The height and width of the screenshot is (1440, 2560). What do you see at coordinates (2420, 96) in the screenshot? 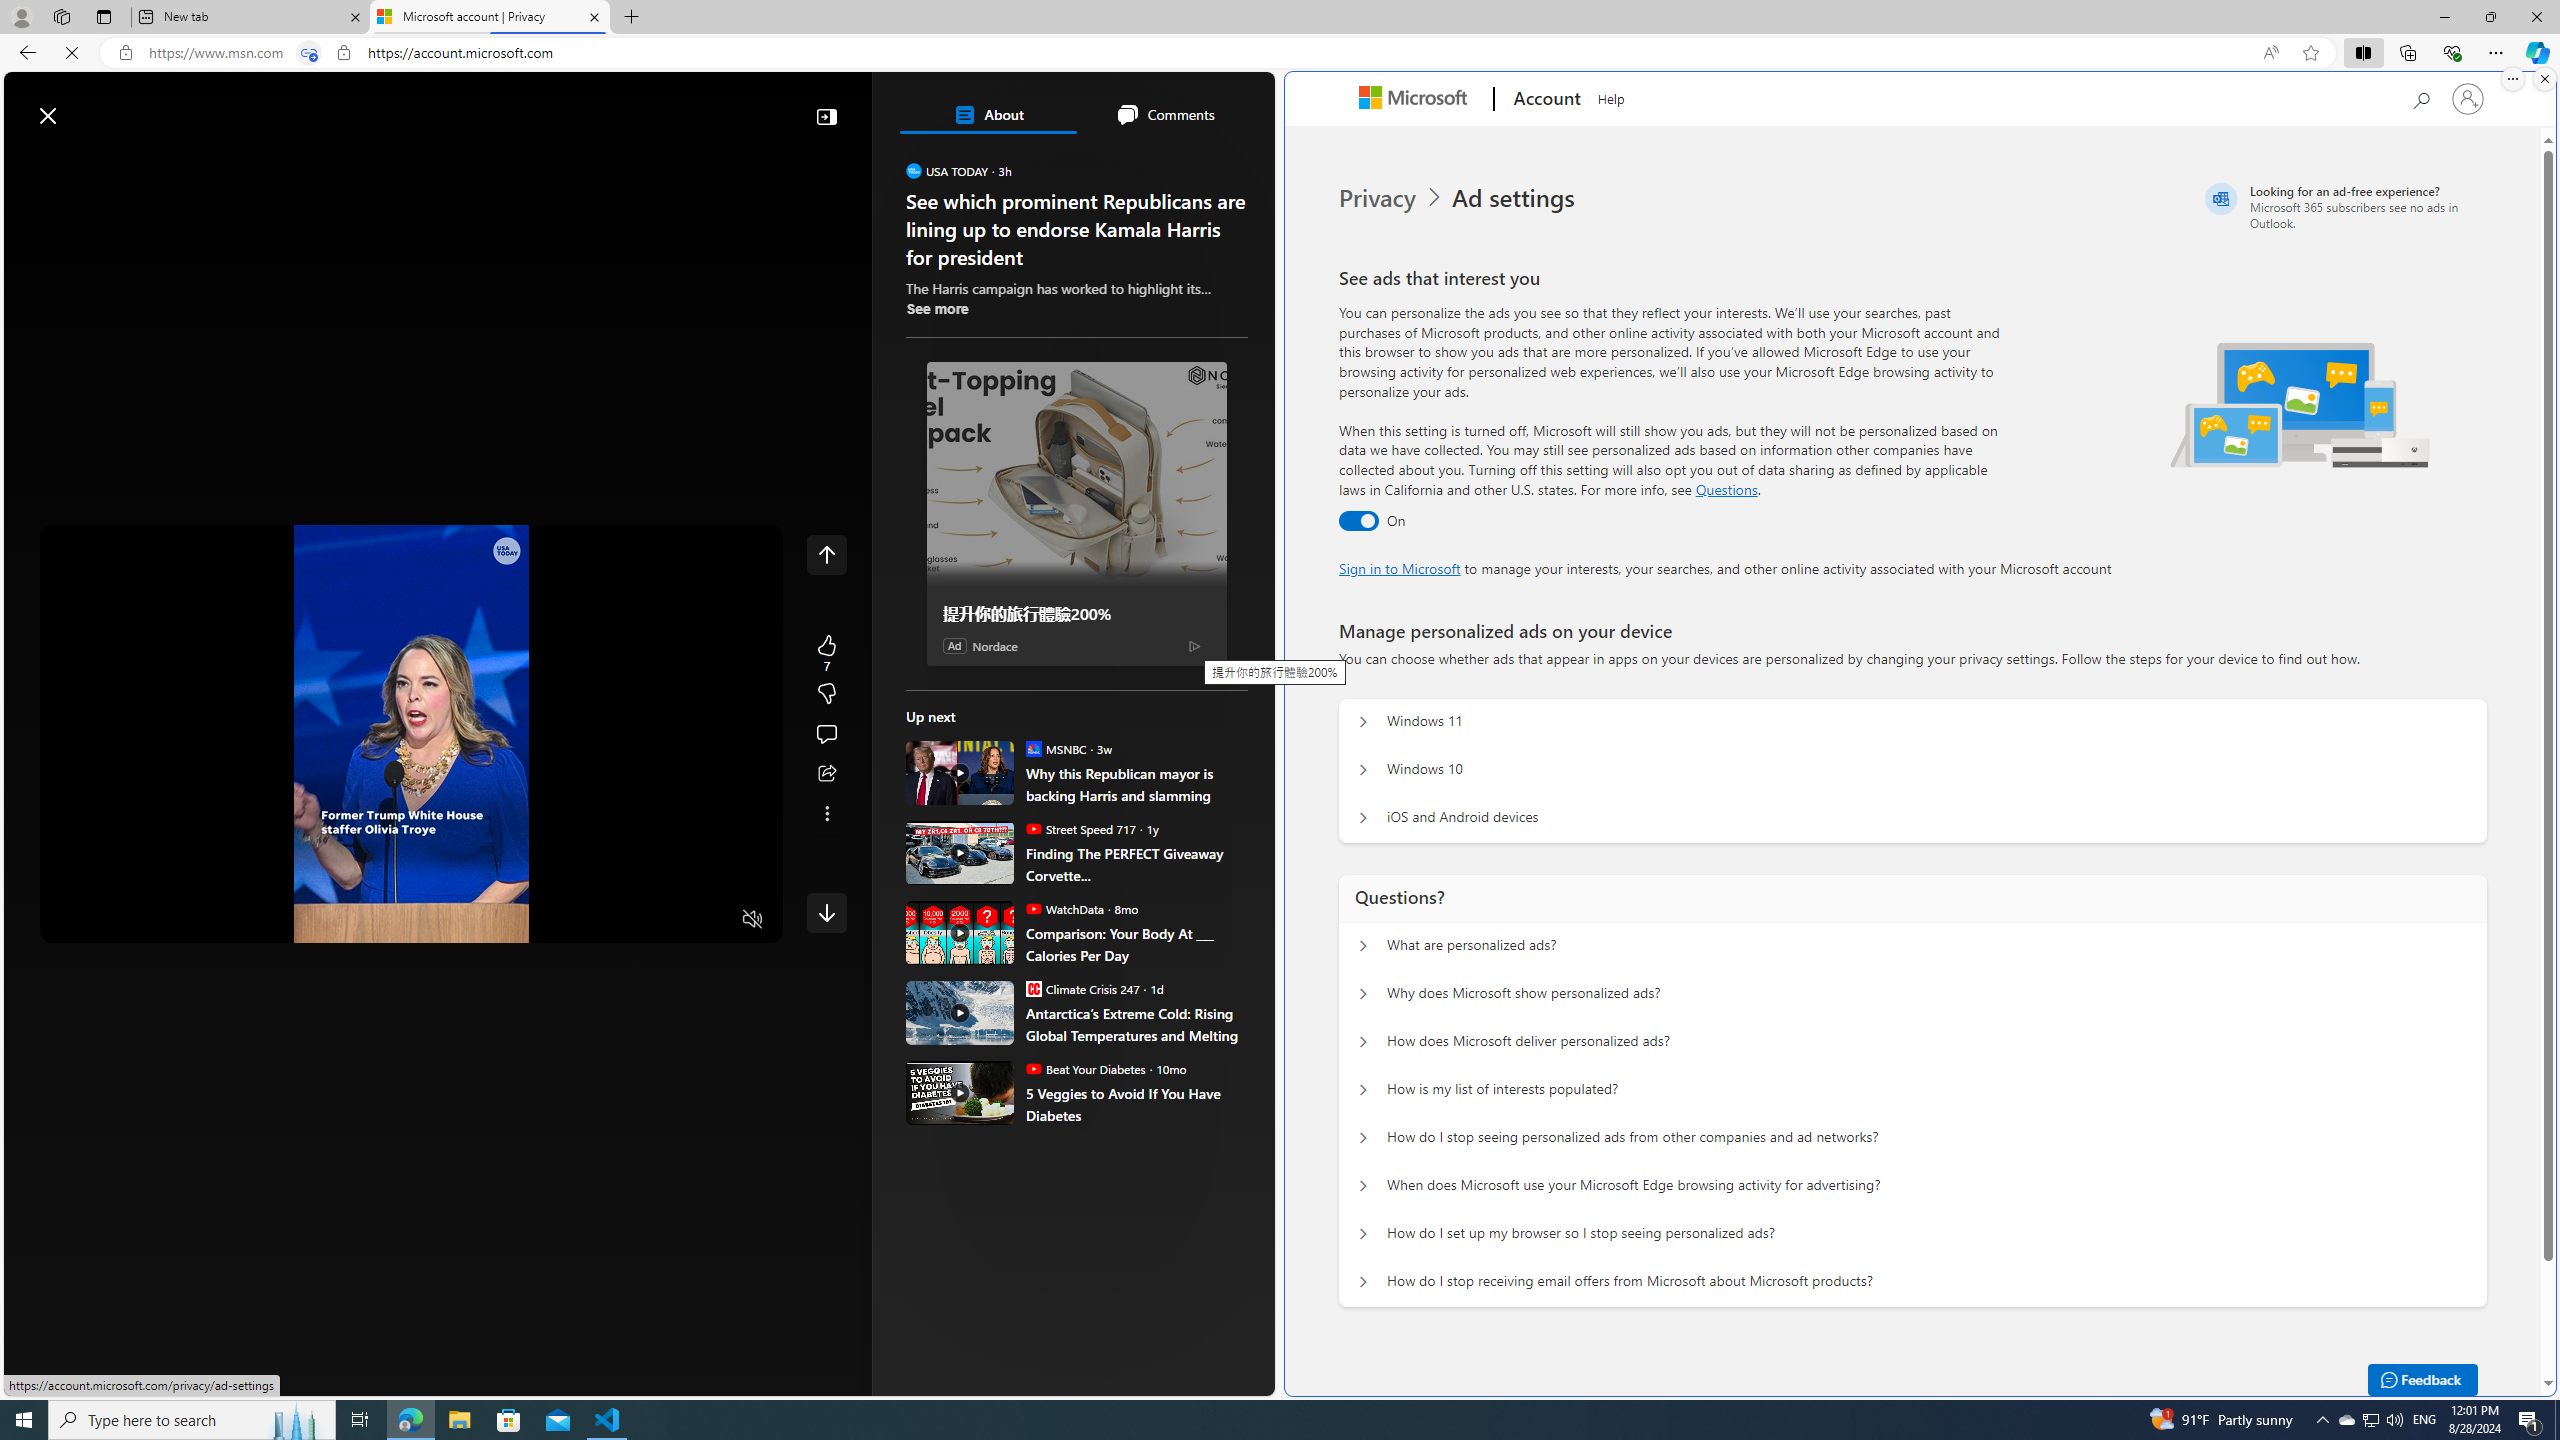
I see `'Search Microsoft.com'` at bounding box center [2420, 96].